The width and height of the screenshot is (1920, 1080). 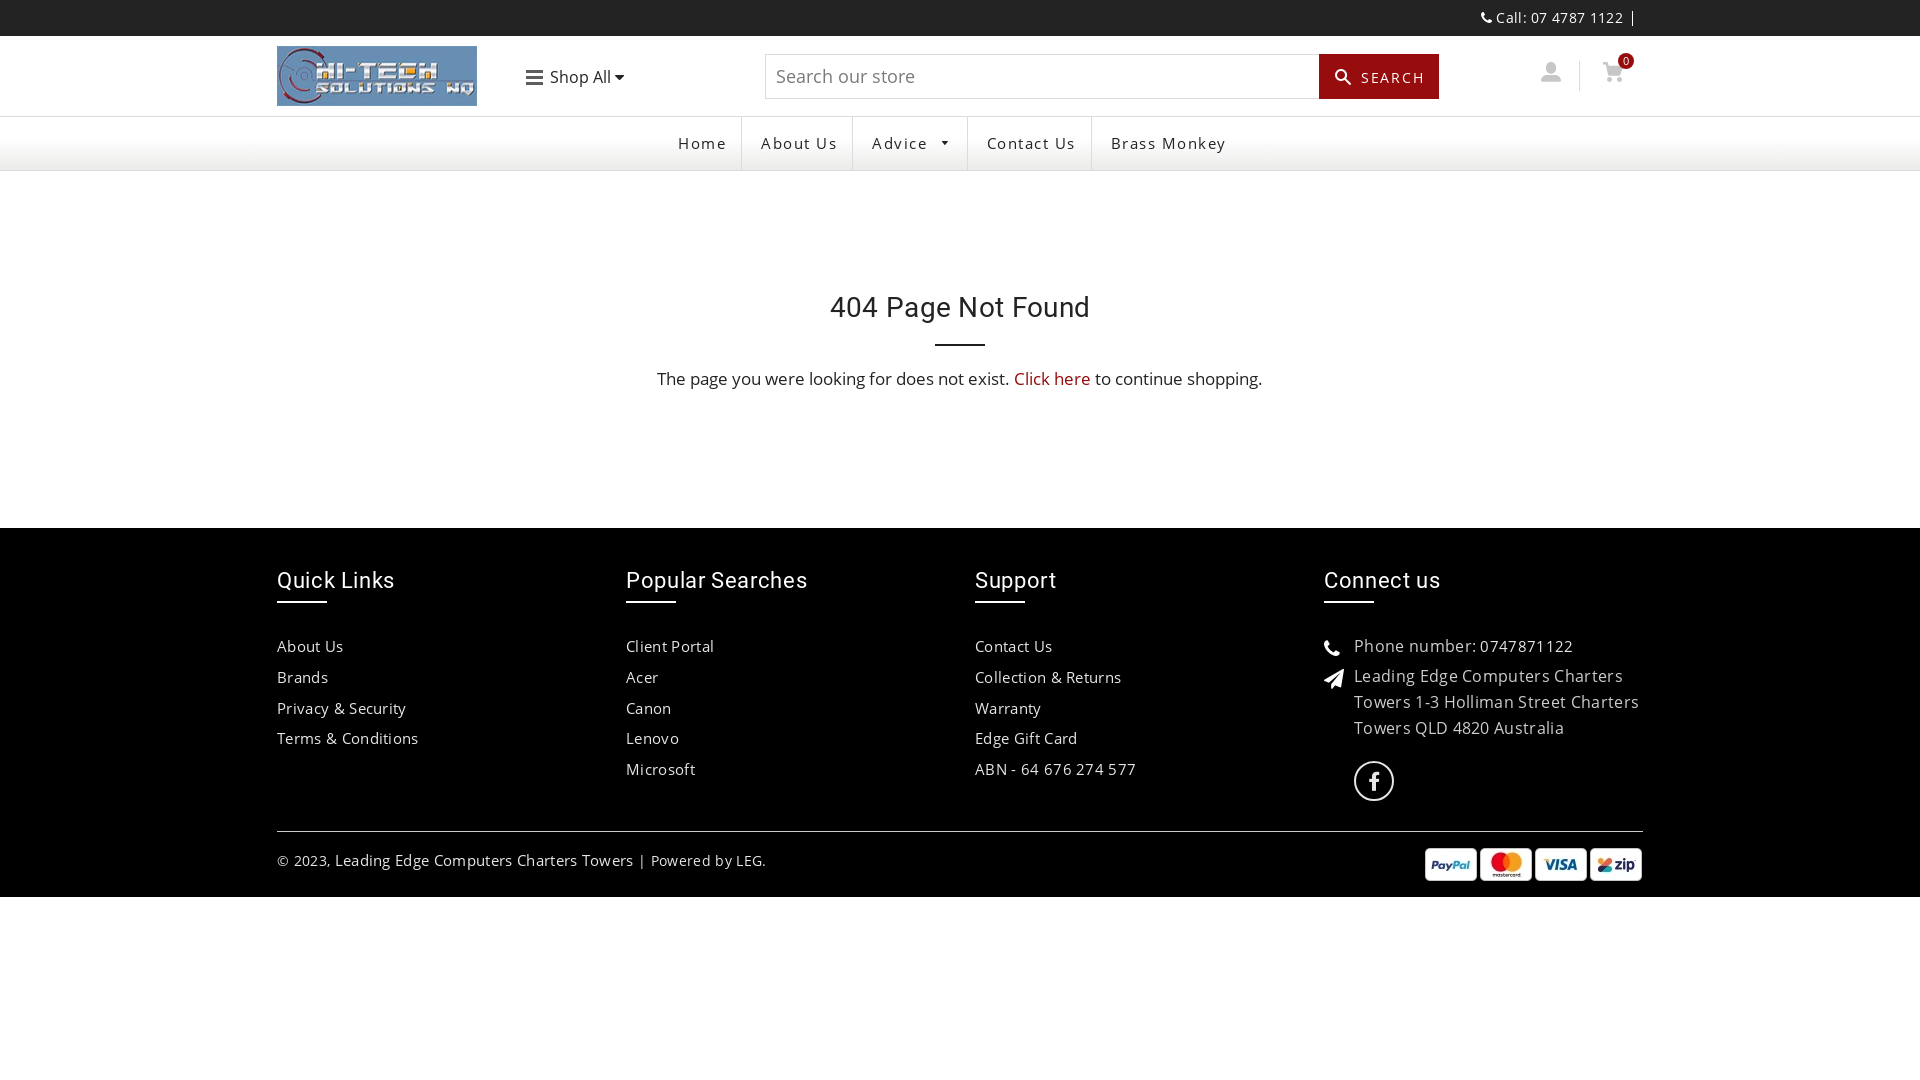 What do you see at coordinates (1481, 18) in the screenshot?
I see `'Call: 07 4787 1122'` at bounding box center [1481, 18].